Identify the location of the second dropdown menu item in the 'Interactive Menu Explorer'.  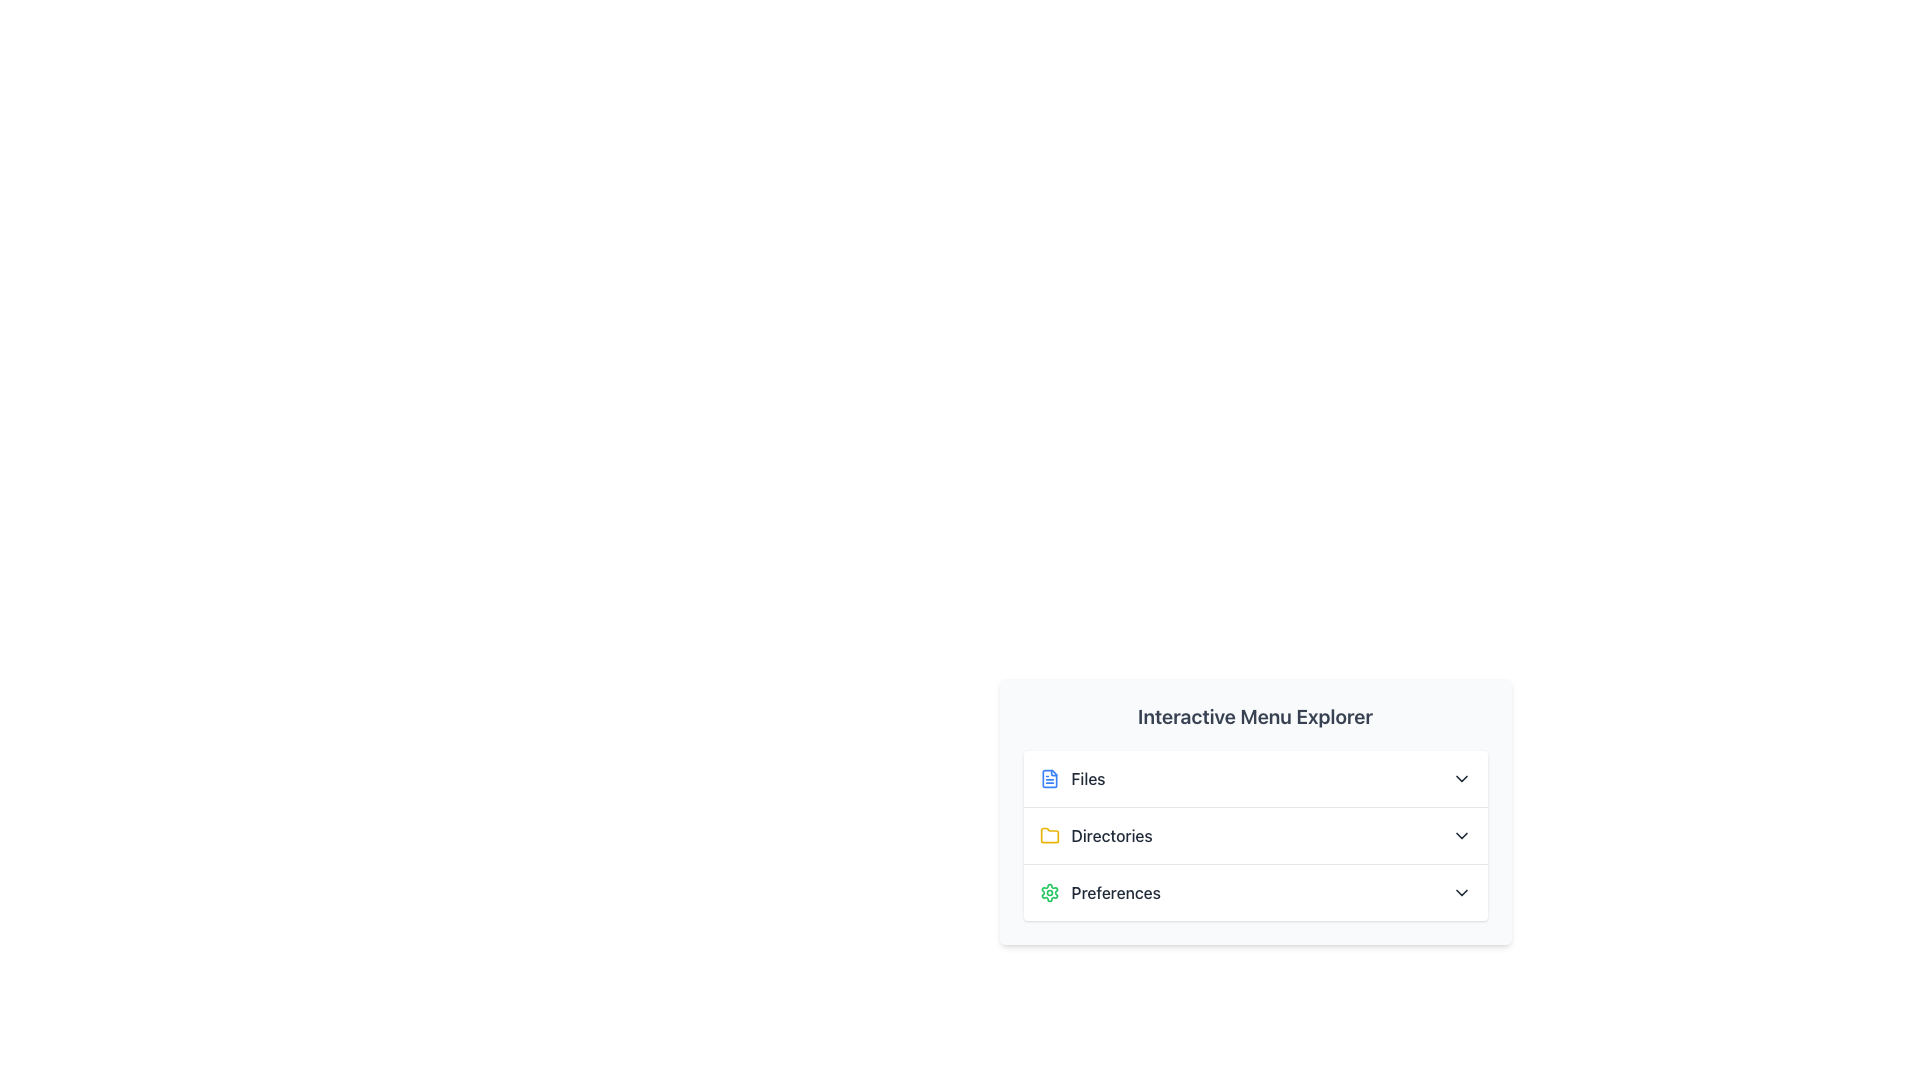
(1254, 836).